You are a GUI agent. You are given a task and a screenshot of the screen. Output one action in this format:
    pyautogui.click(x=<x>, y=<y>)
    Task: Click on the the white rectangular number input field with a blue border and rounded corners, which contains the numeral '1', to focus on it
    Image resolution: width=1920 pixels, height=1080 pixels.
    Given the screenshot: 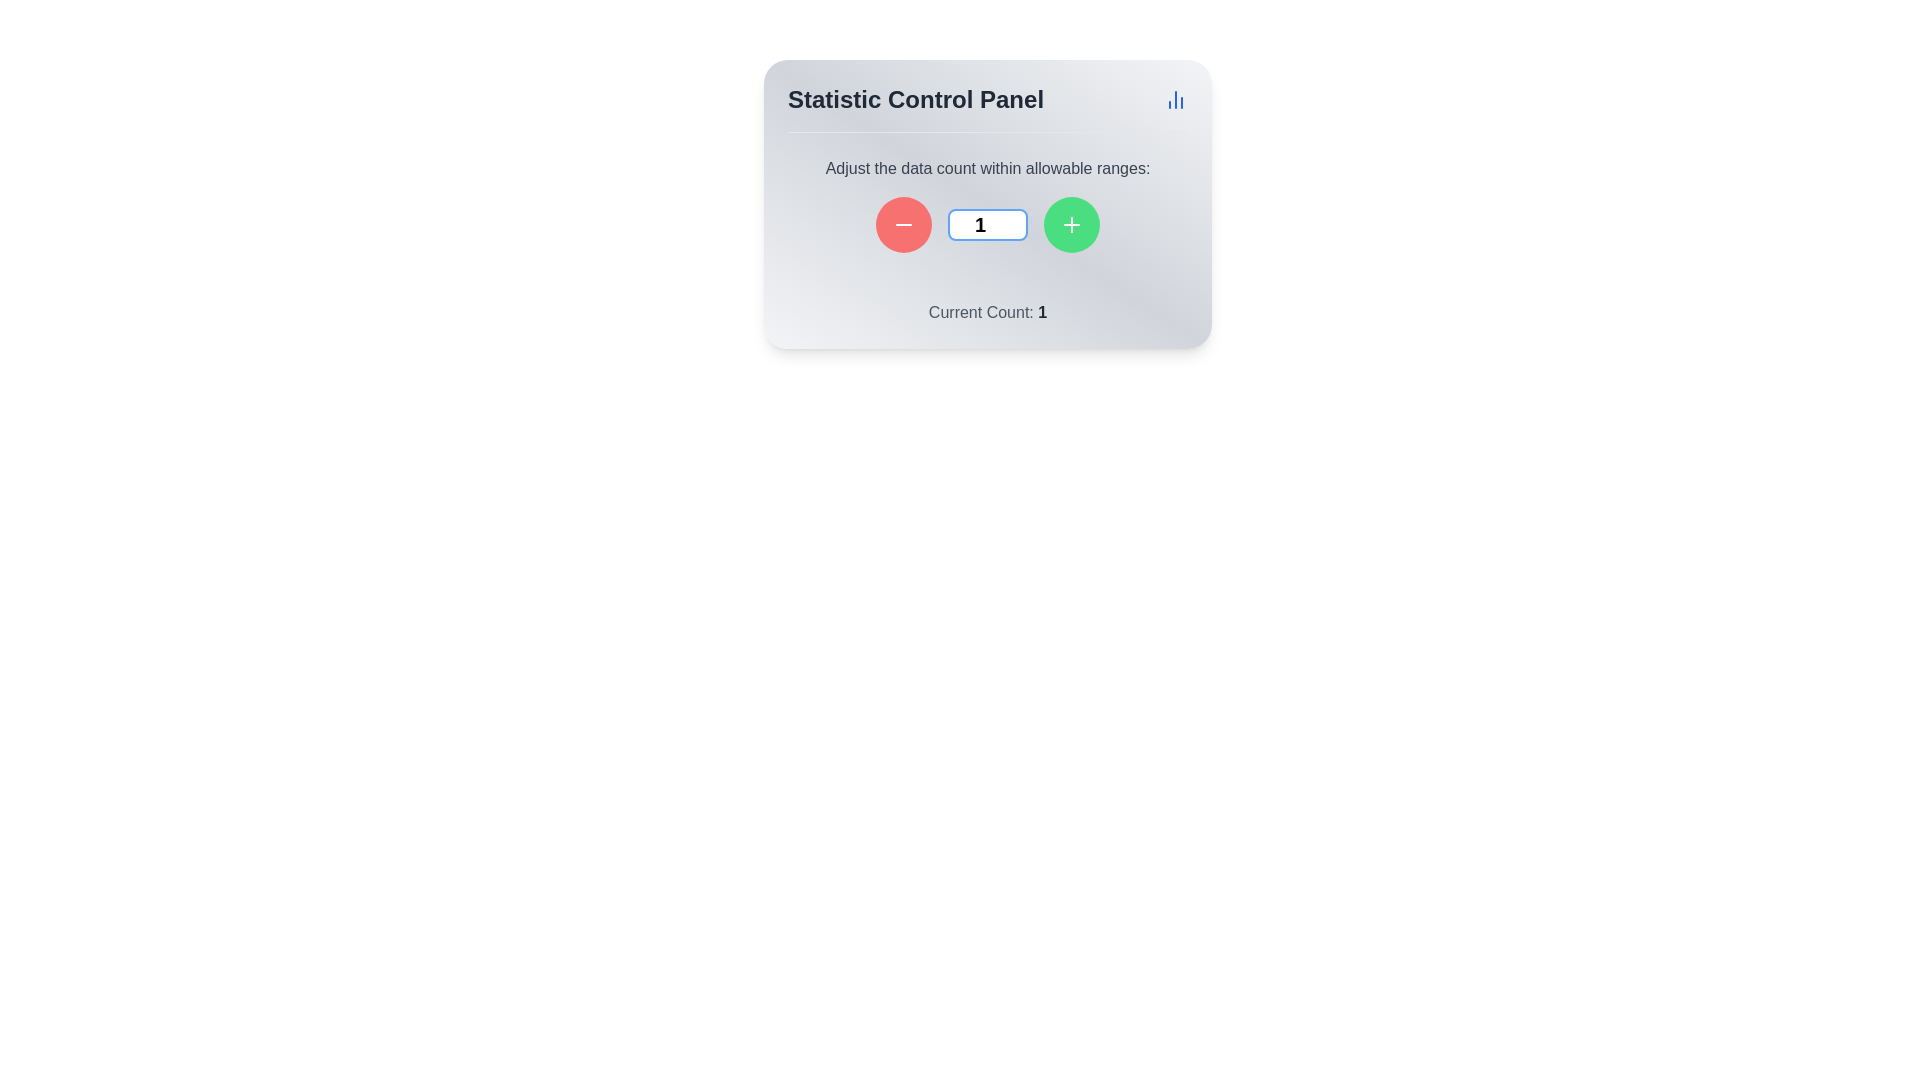 What is the action you would take?
    pyautogui.click(x=988, y=224)
    